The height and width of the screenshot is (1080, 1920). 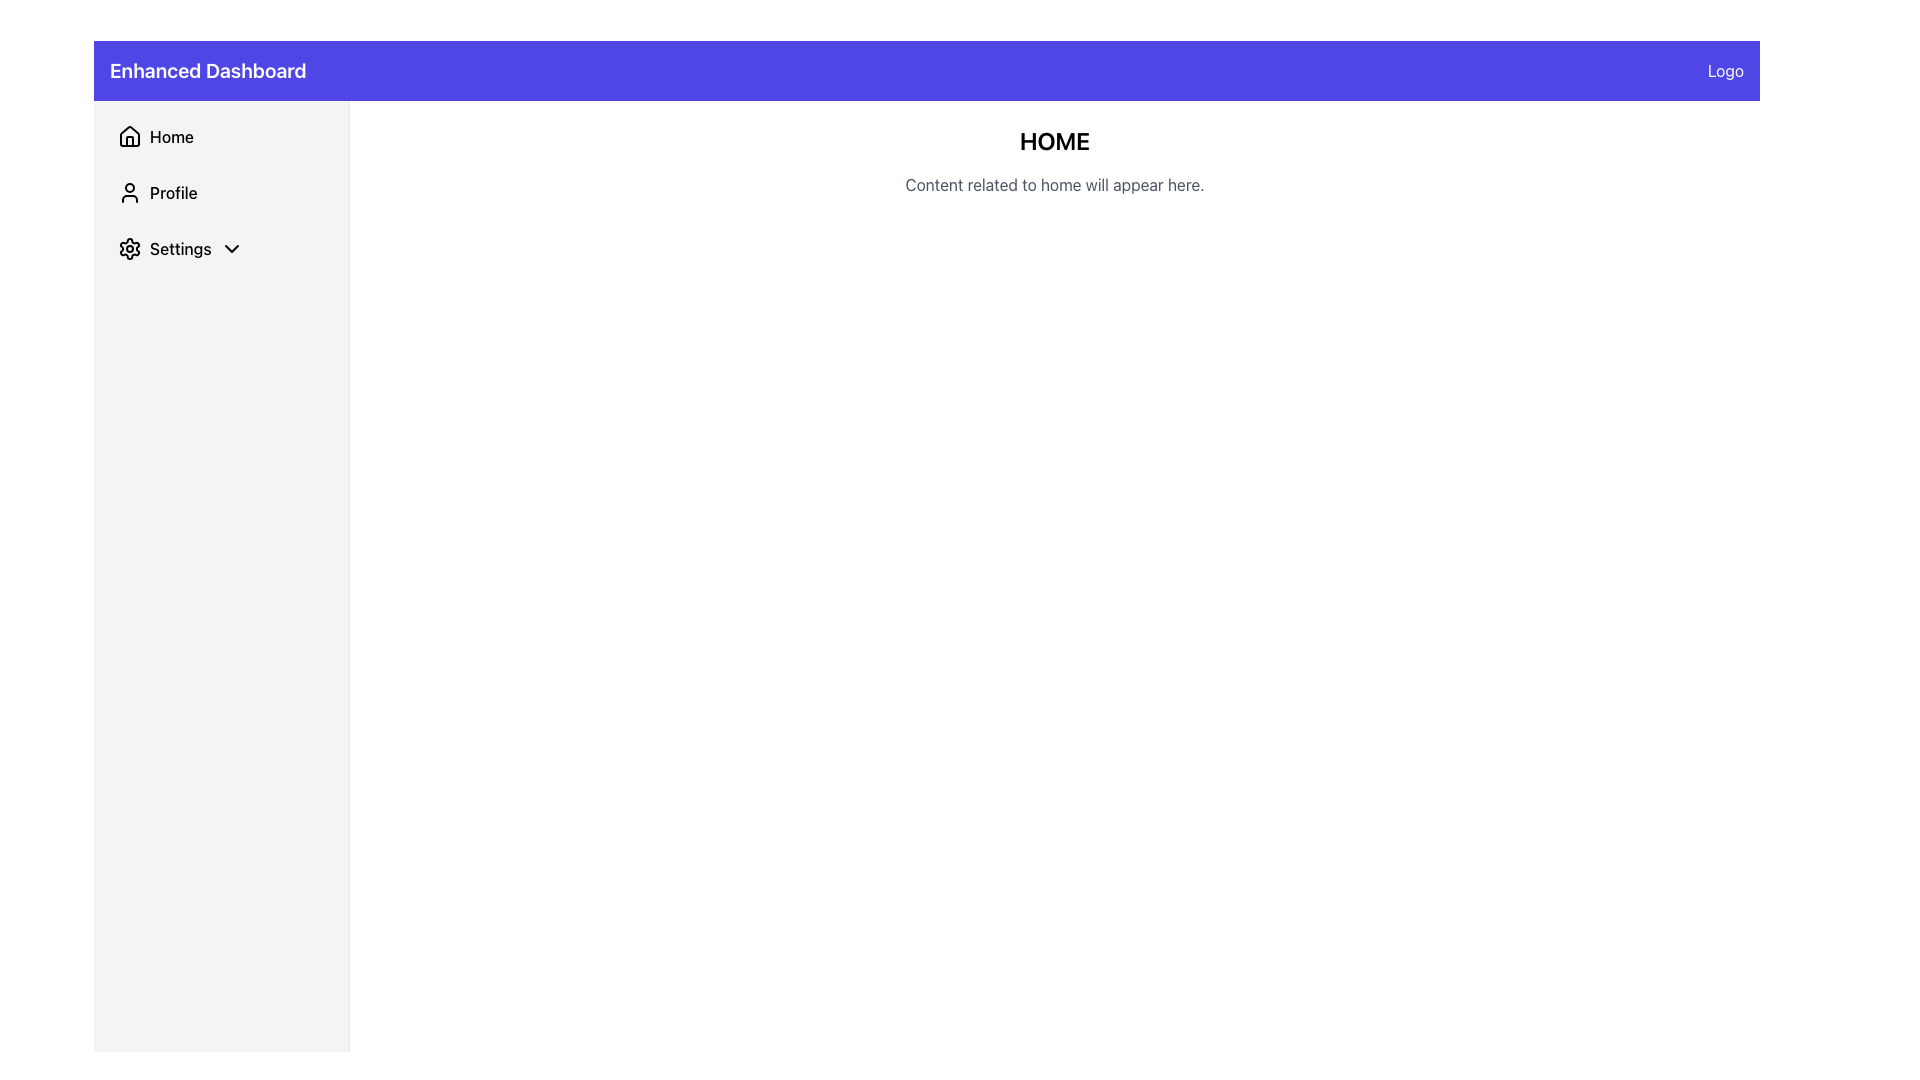 I want to click on the Text Block displaying 'Content related to home will appear here.' which is located beneath the 'HOME' header, so click(x=1054, y=185).